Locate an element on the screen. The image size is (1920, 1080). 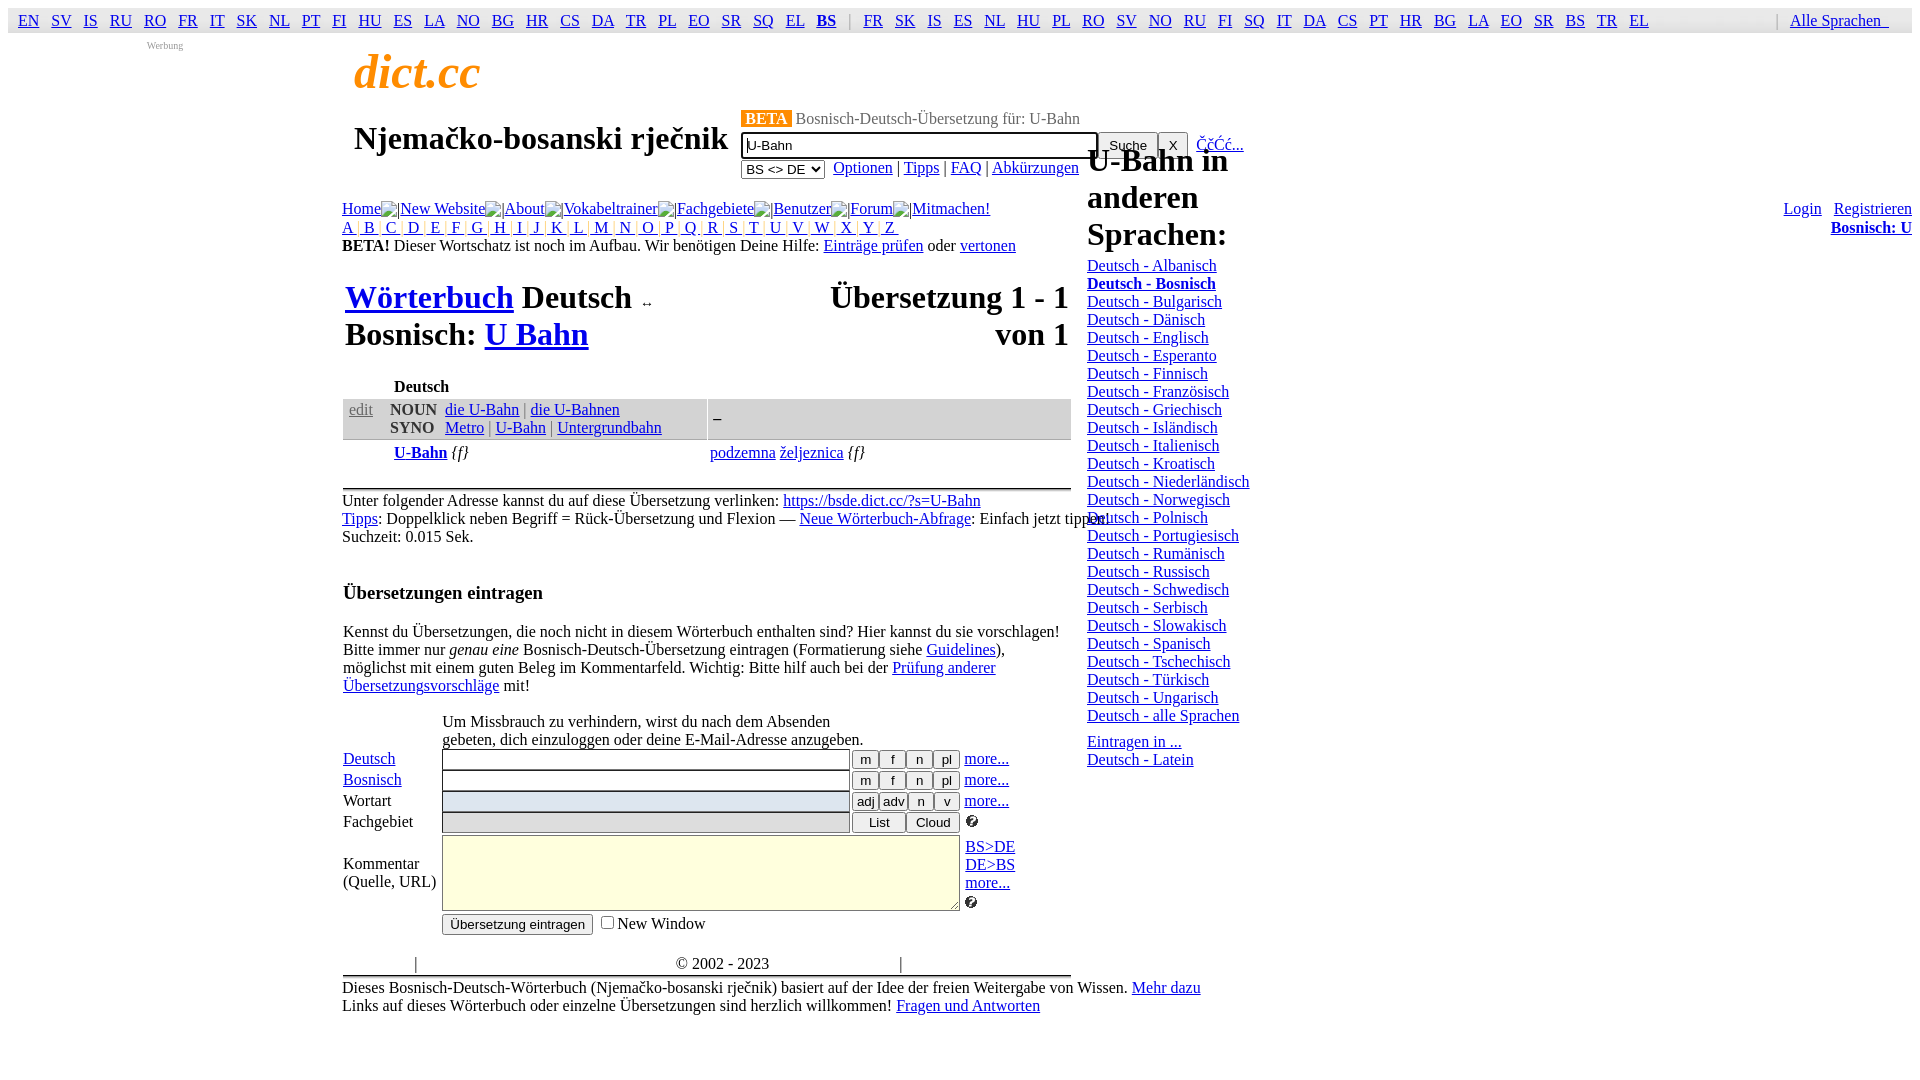
'Deutsch - Tschechisch' is located at coordinates (1158, 661).